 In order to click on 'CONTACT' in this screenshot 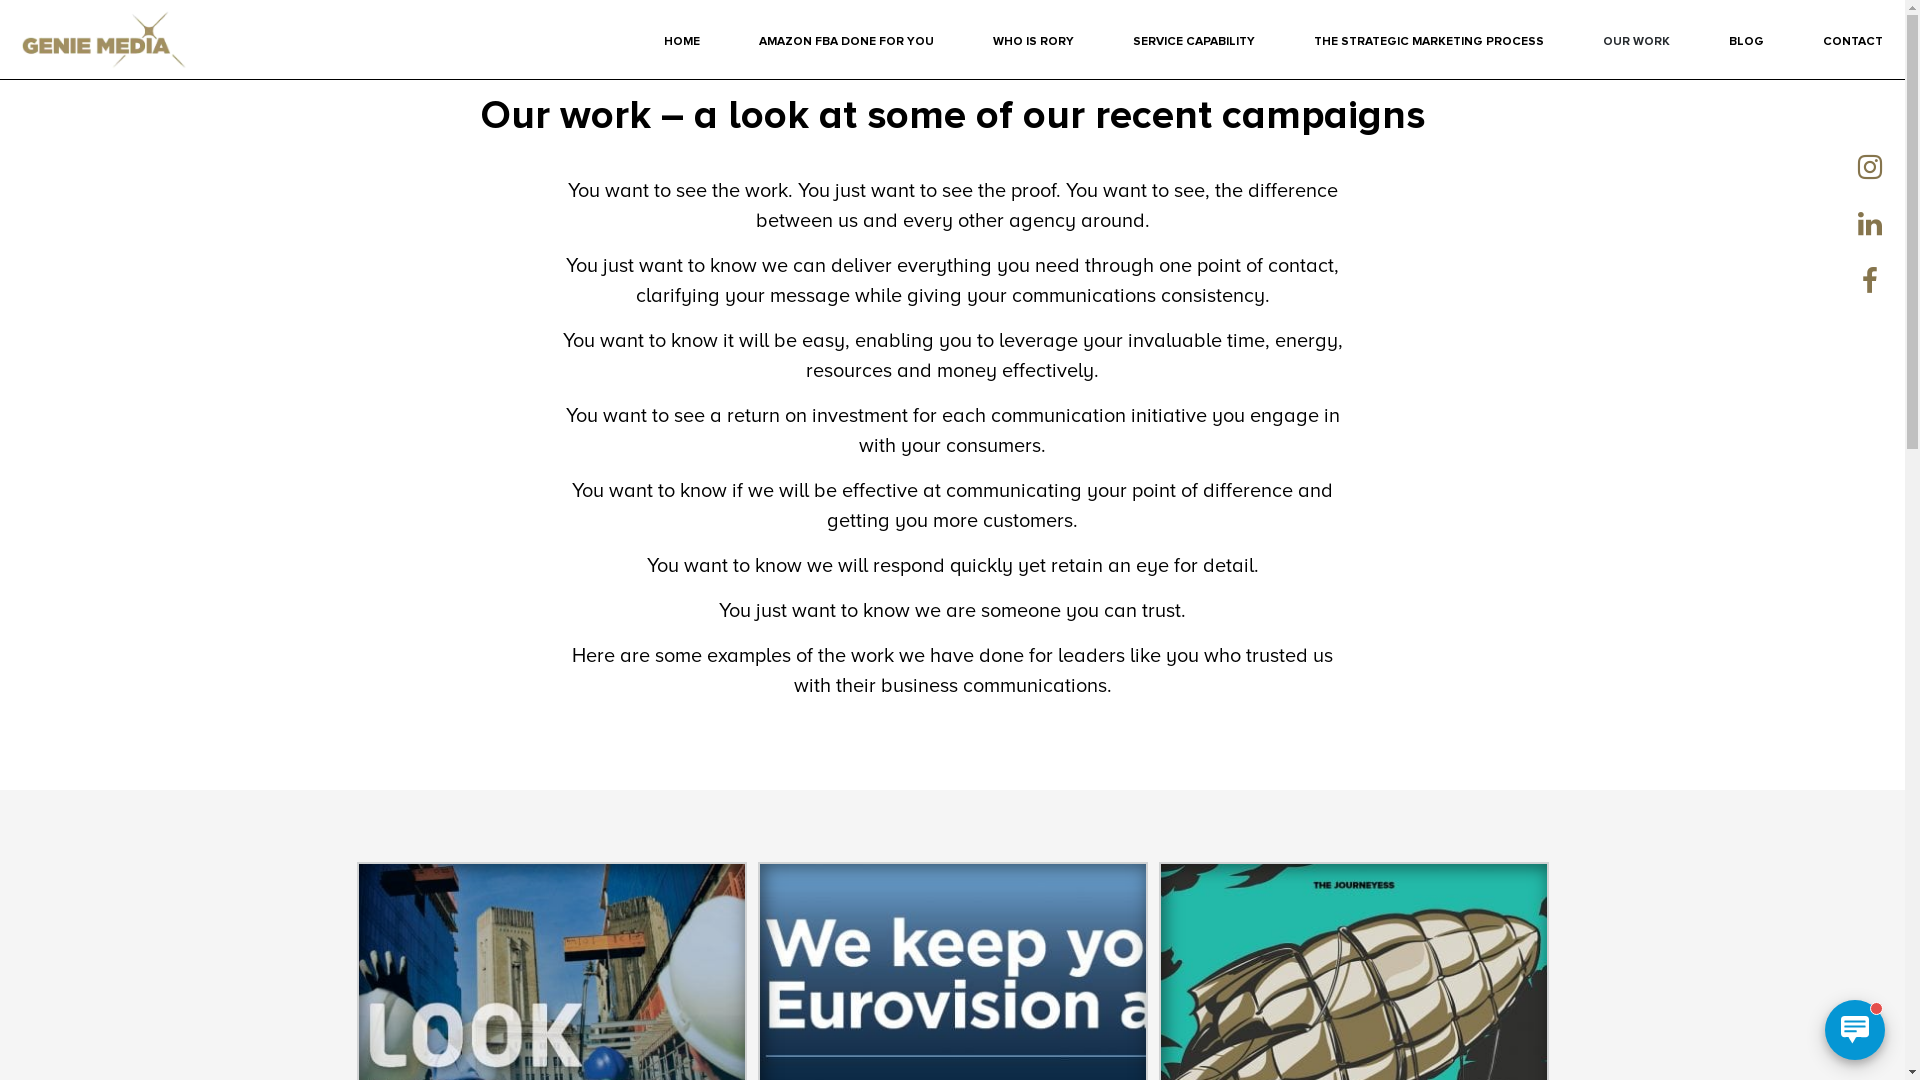, I will do `click(1851, 42)`.